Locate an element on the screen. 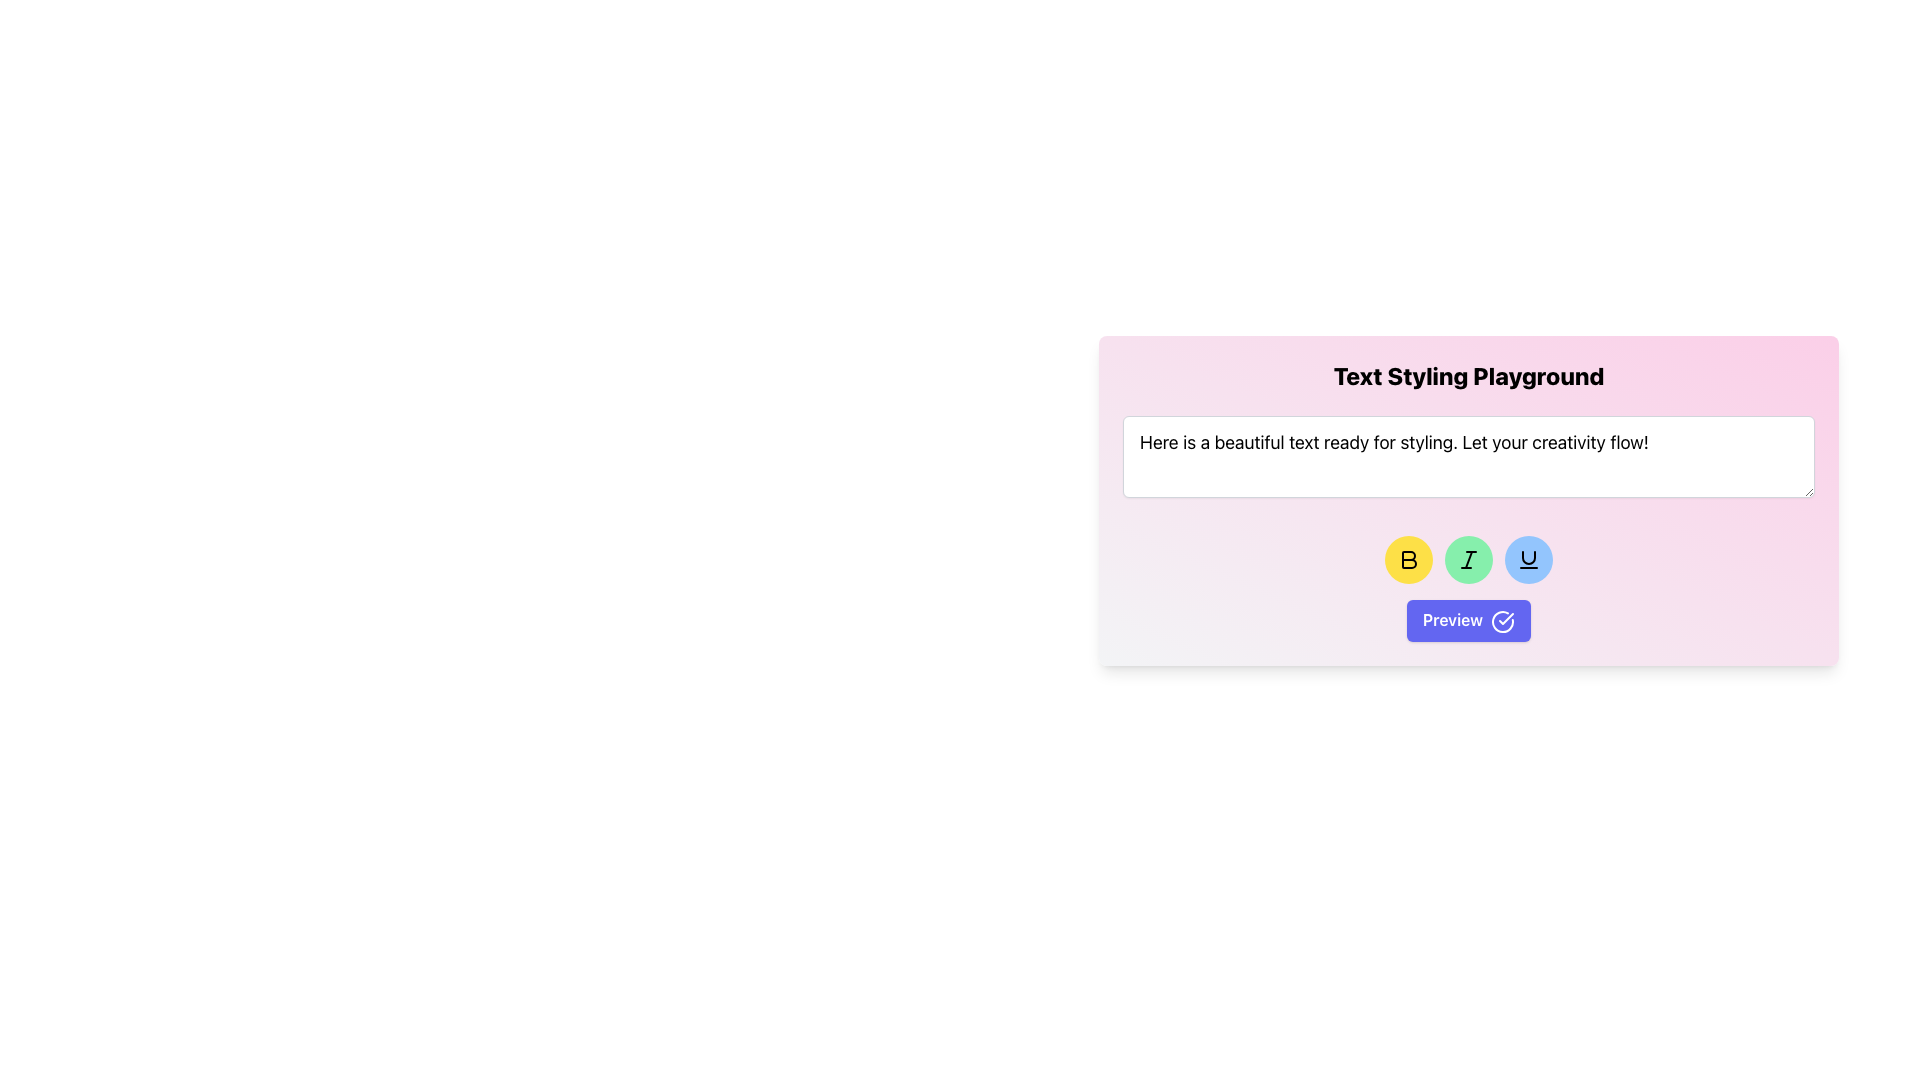 This screenshot has height=1080, width=1920. the Text Display/Input Box located below the 'Text Styling Playground' header is located at coordinates (1468, 456).